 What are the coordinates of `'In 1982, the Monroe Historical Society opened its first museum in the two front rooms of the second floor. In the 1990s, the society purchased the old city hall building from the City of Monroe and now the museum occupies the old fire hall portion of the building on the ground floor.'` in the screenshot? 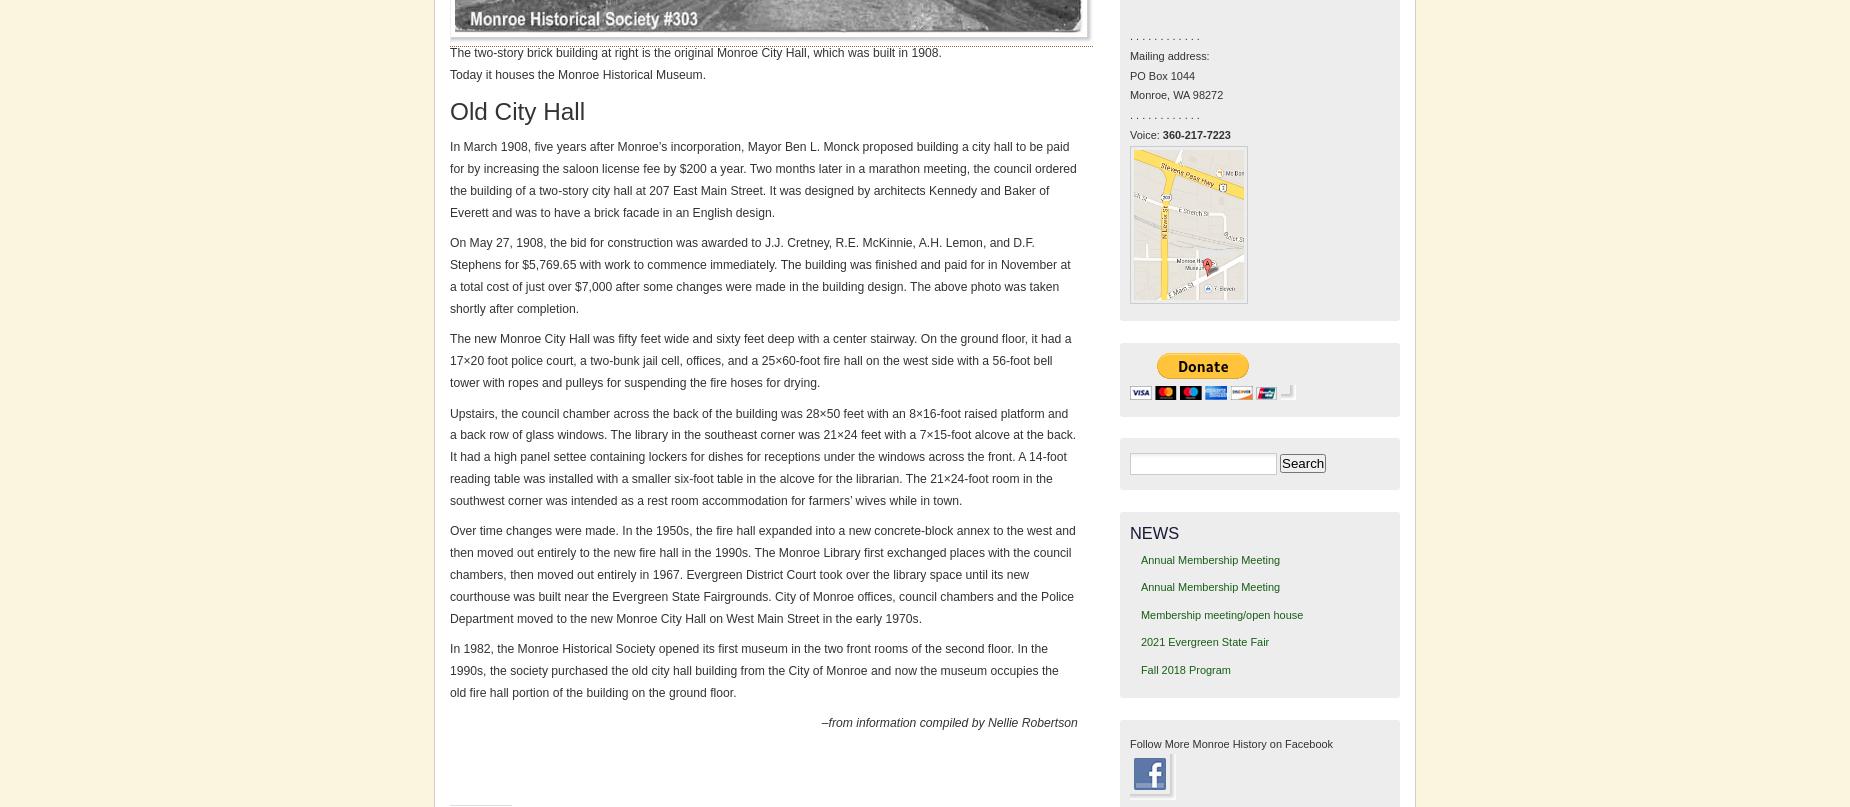 It's located at (754, 671).